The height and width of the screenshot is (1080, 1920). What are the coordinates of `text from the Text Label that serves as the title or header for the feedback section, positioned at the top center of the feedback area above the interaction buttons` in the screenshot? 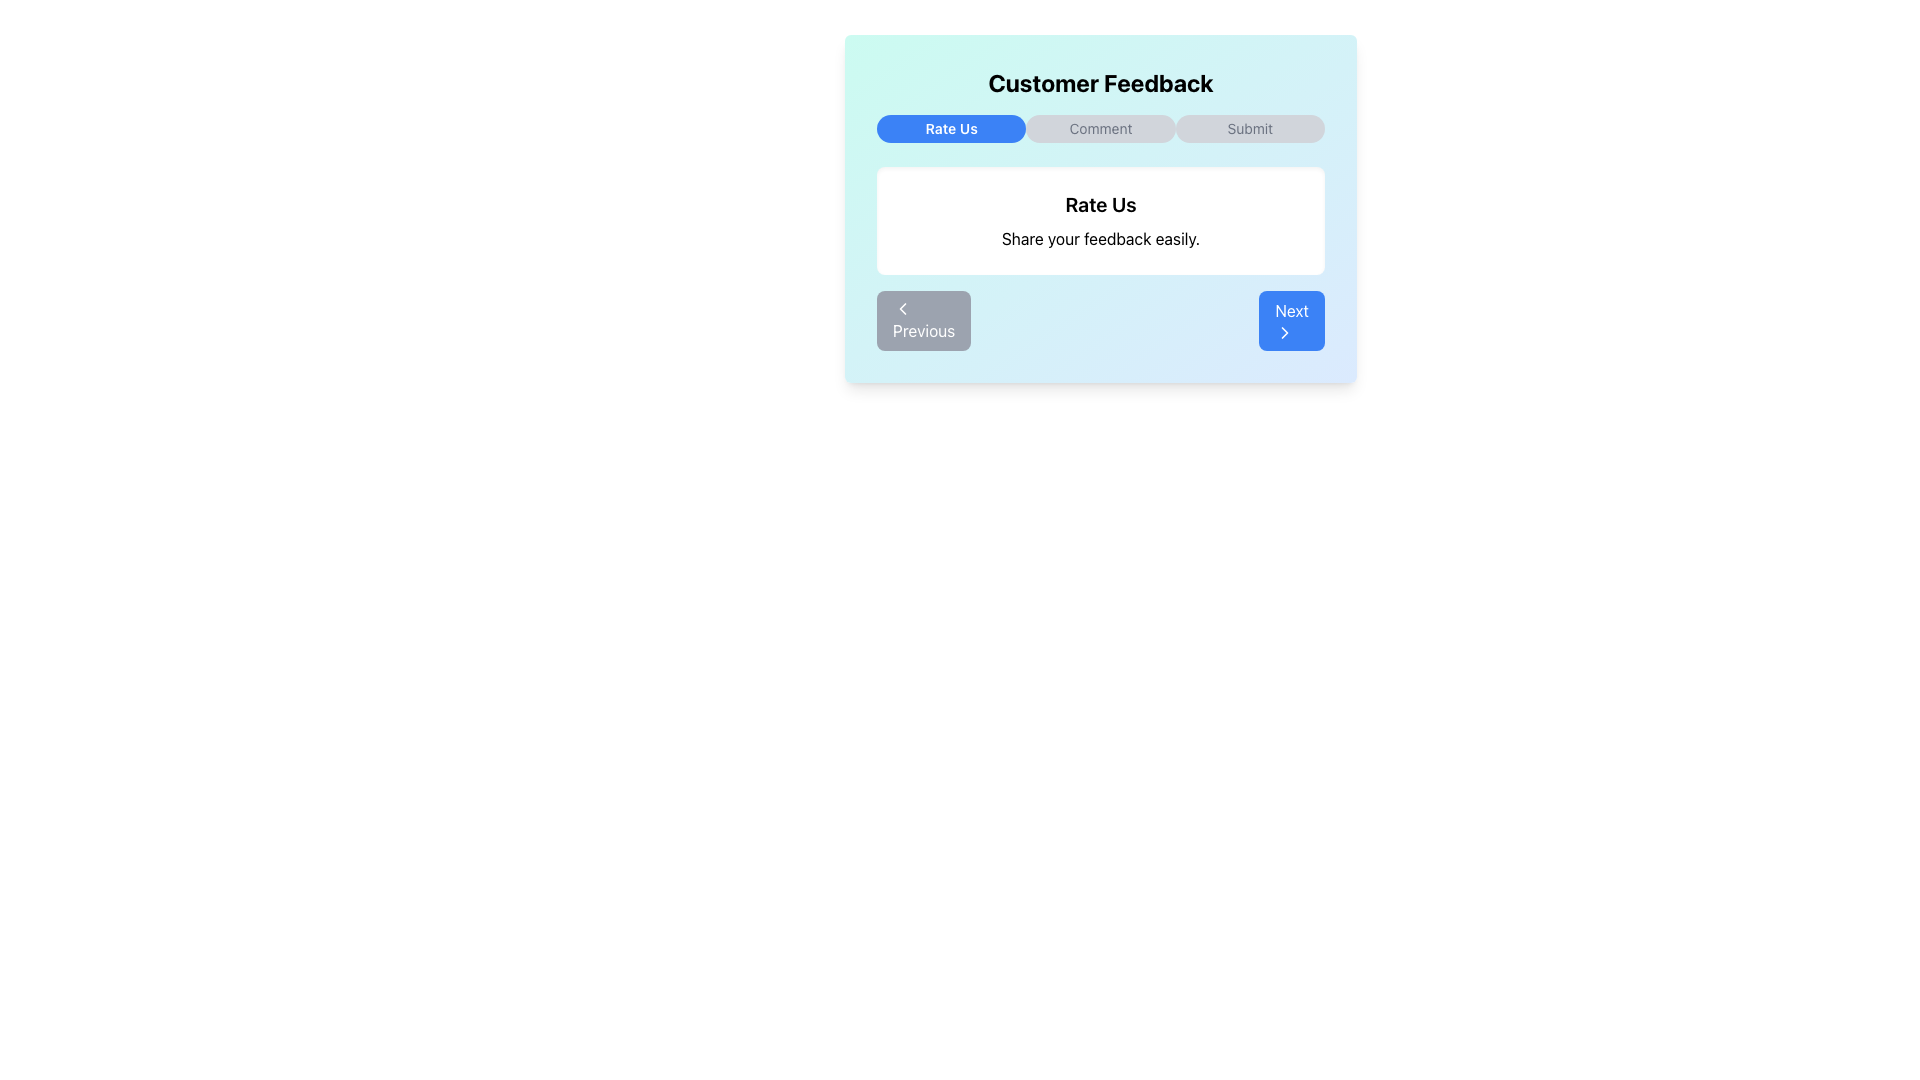 It's located at (1099, 82).